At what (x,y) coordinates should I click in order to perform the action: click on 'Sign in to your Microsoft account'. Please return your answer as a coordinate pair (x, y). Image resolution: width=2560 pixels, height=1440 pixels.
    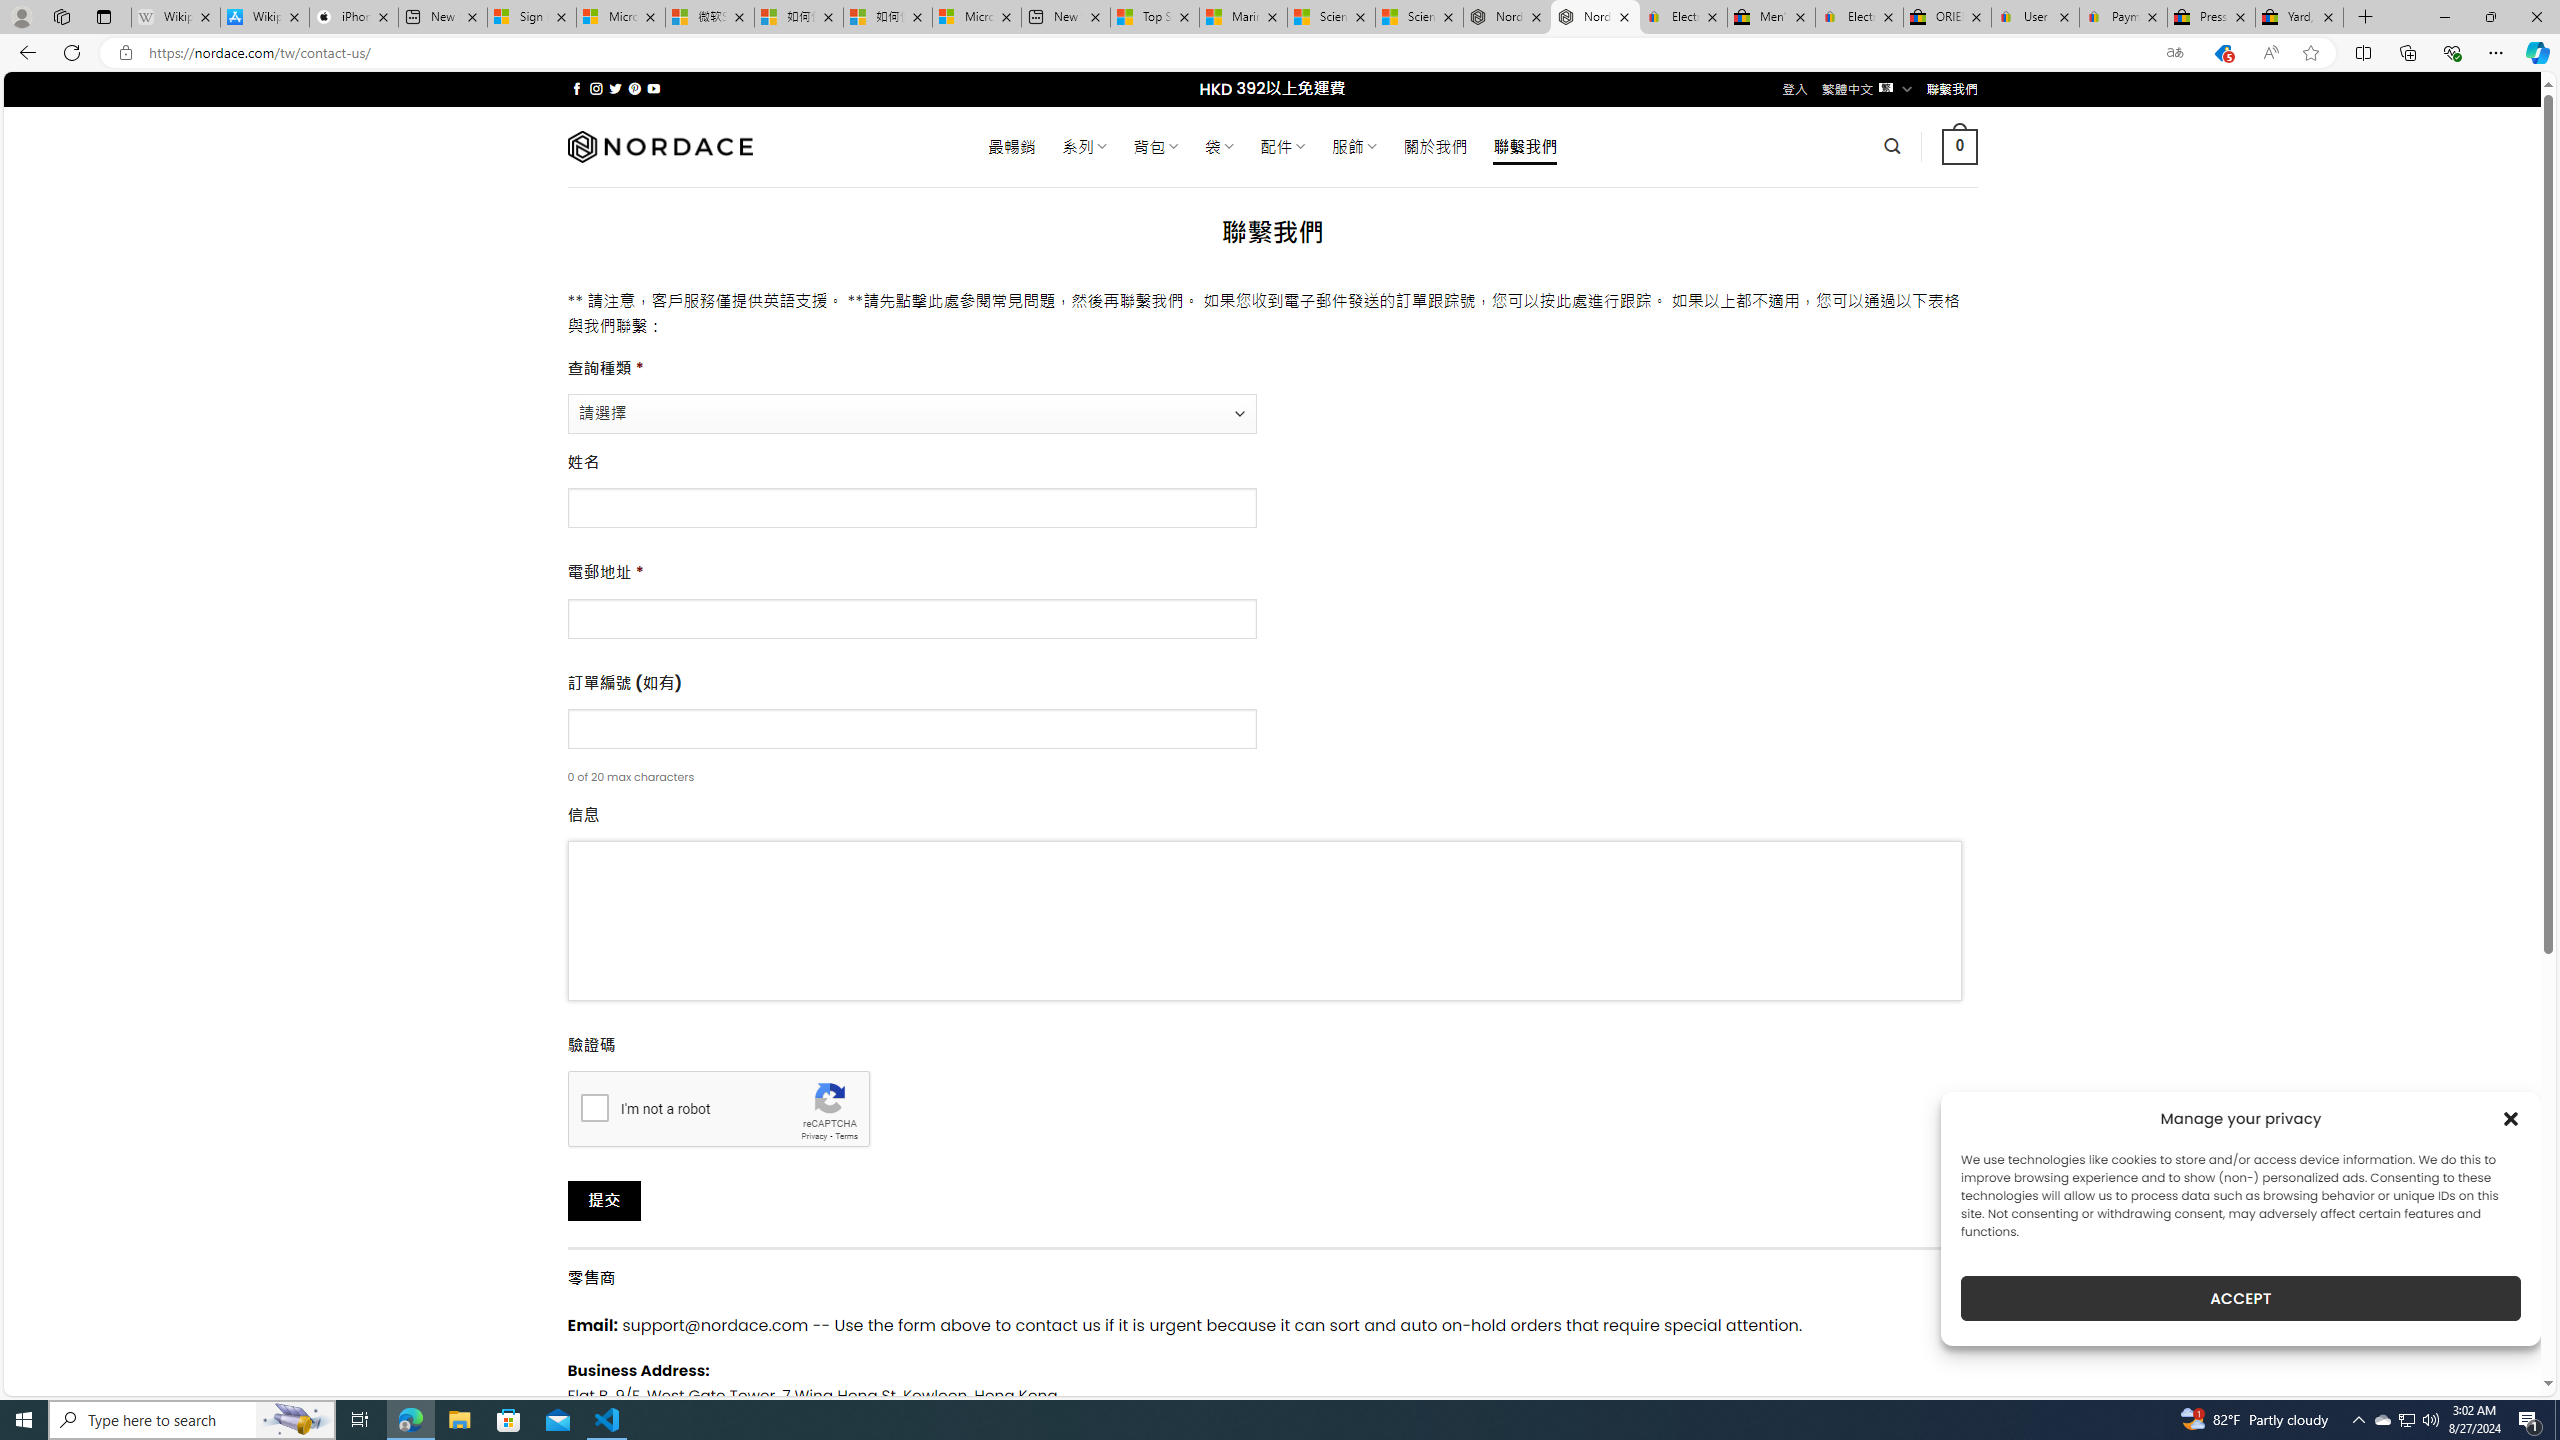
    Looking at the image, I should click on (531, 16).